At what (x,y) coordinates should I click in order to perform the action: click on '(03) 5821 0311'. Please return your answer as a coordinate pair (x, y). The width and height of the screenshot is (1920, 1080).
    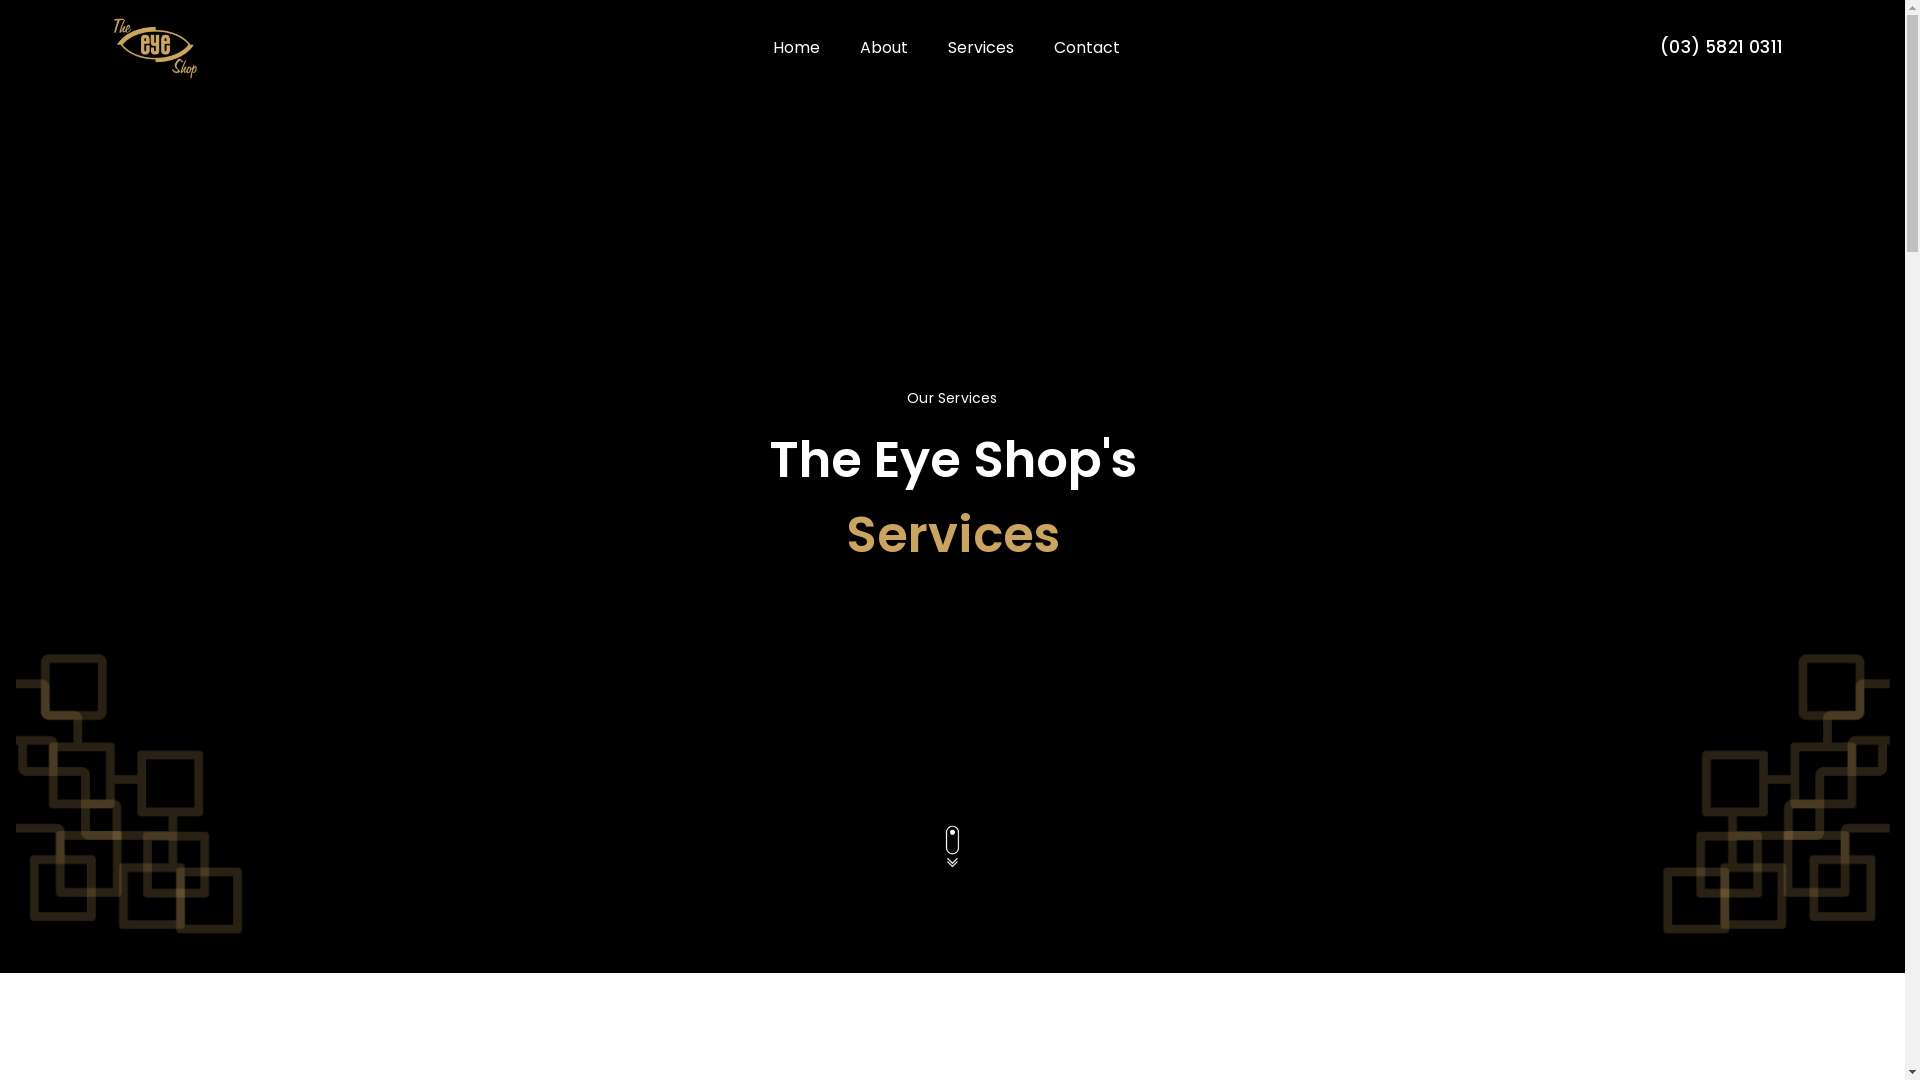
    Looking at the image, I should click on (1721, 46).